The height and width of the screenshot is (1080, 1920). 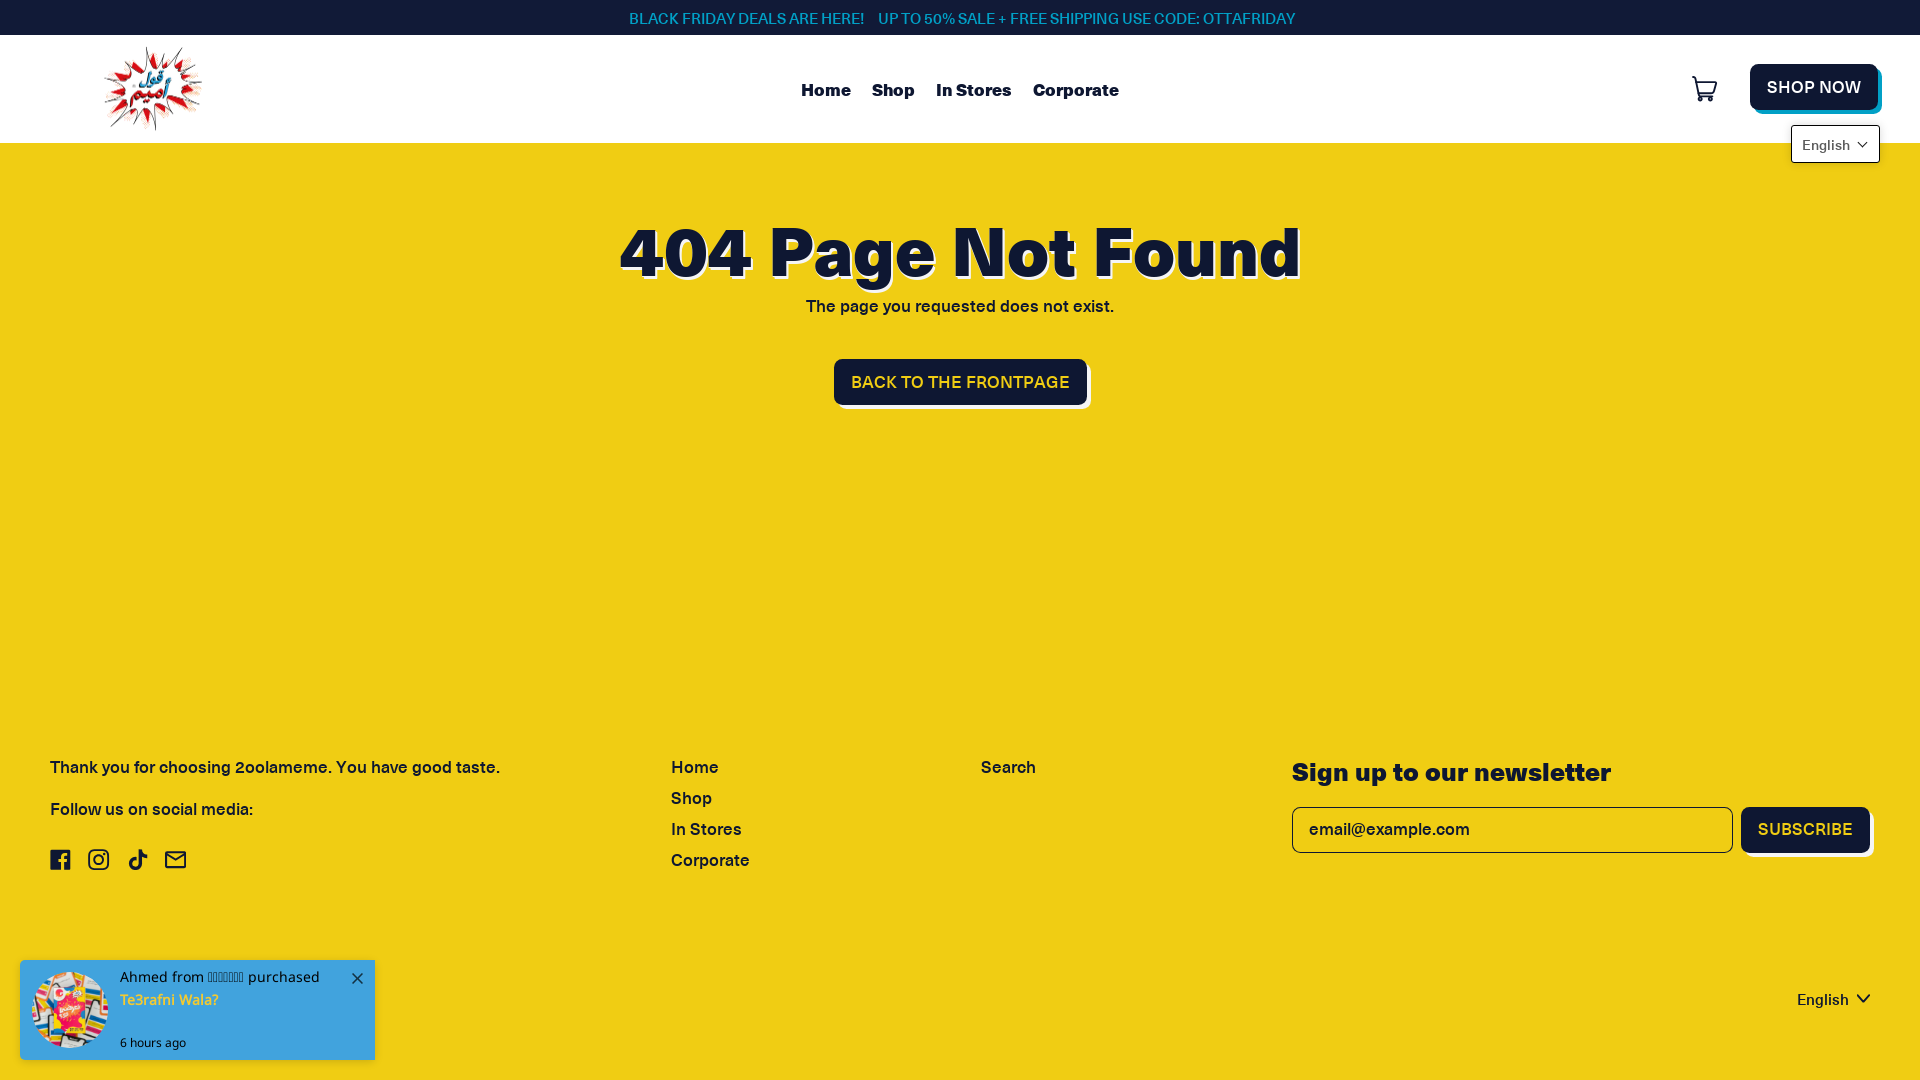 I want to click on 'Instagram', so click(x=97, y=863).